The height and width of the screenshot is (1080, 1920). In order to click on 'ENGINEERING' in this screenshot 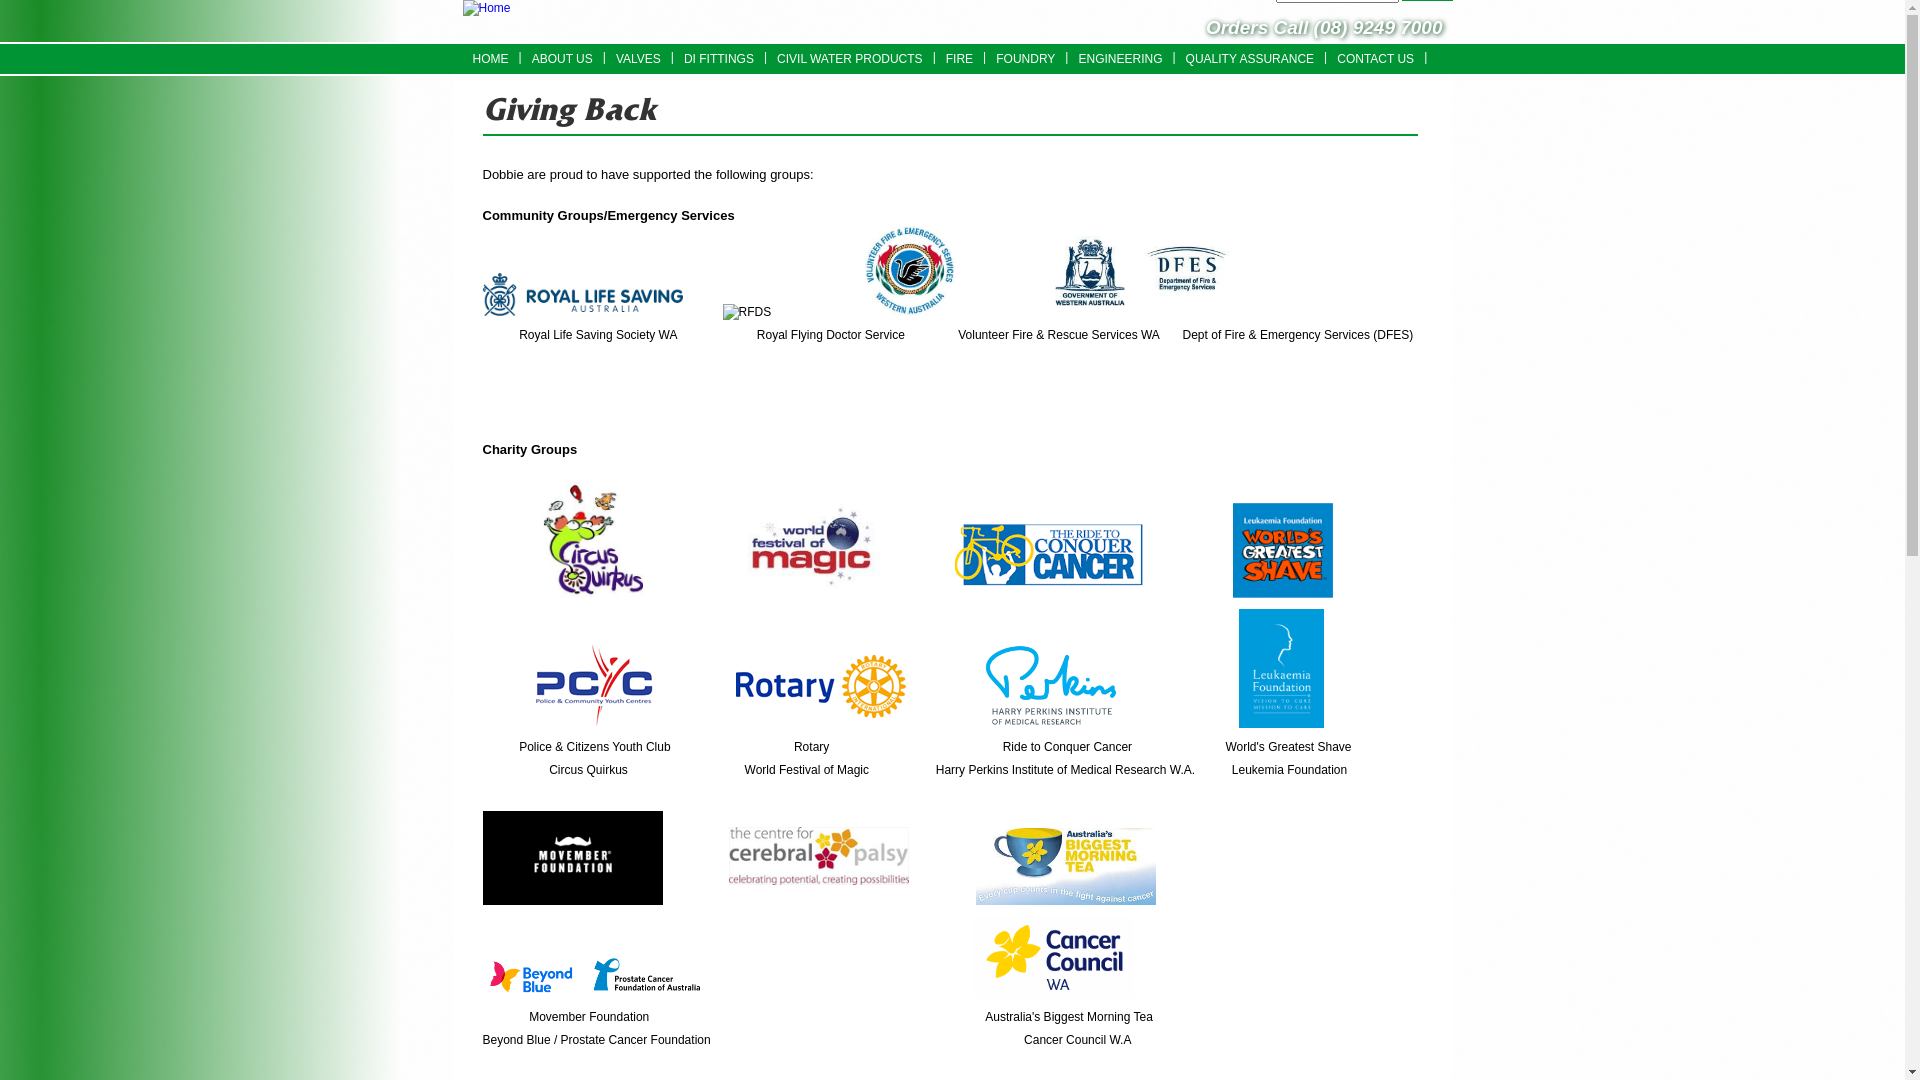, I will do `click(1067, 58)`.